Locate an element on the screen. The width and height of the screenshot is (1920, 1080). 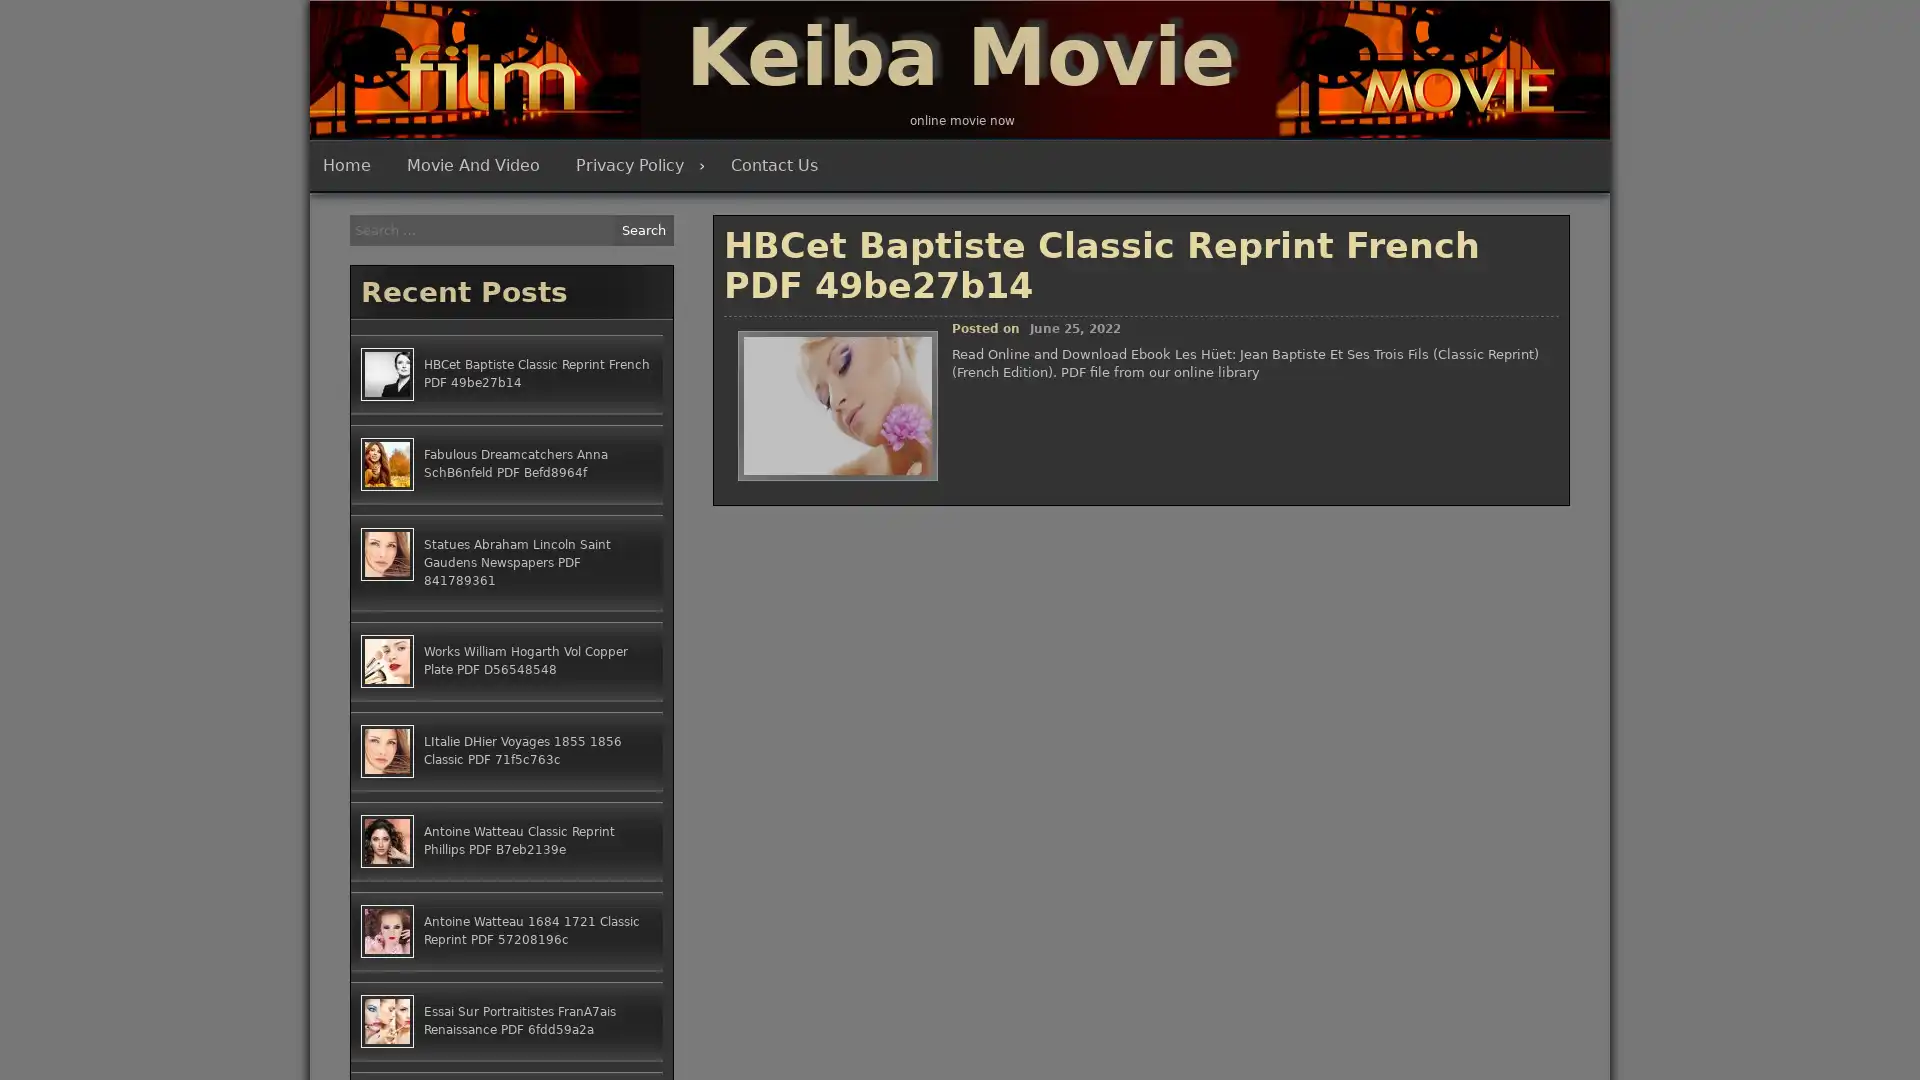
Search is located at coordinates (643, 229).